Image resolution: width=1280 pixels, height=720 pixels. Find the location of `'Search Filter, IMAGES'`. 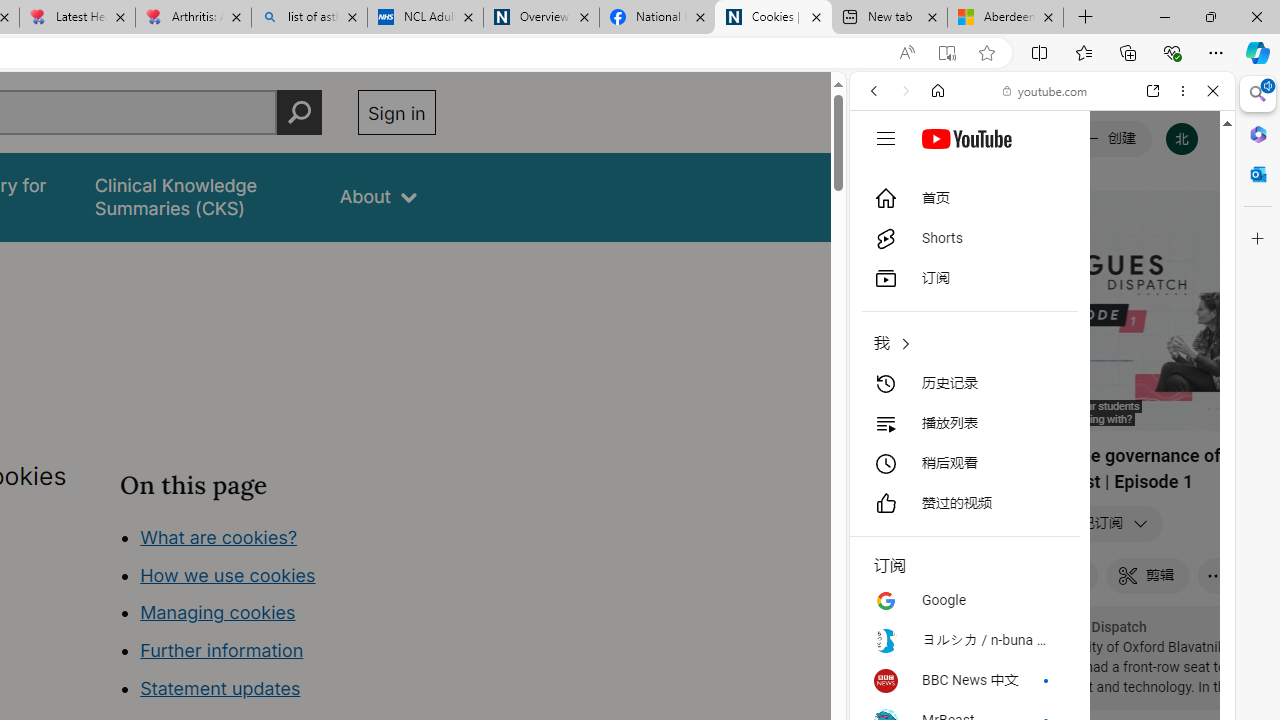

'Search Filter, IMAGES' is located at coordinates (939, 227).